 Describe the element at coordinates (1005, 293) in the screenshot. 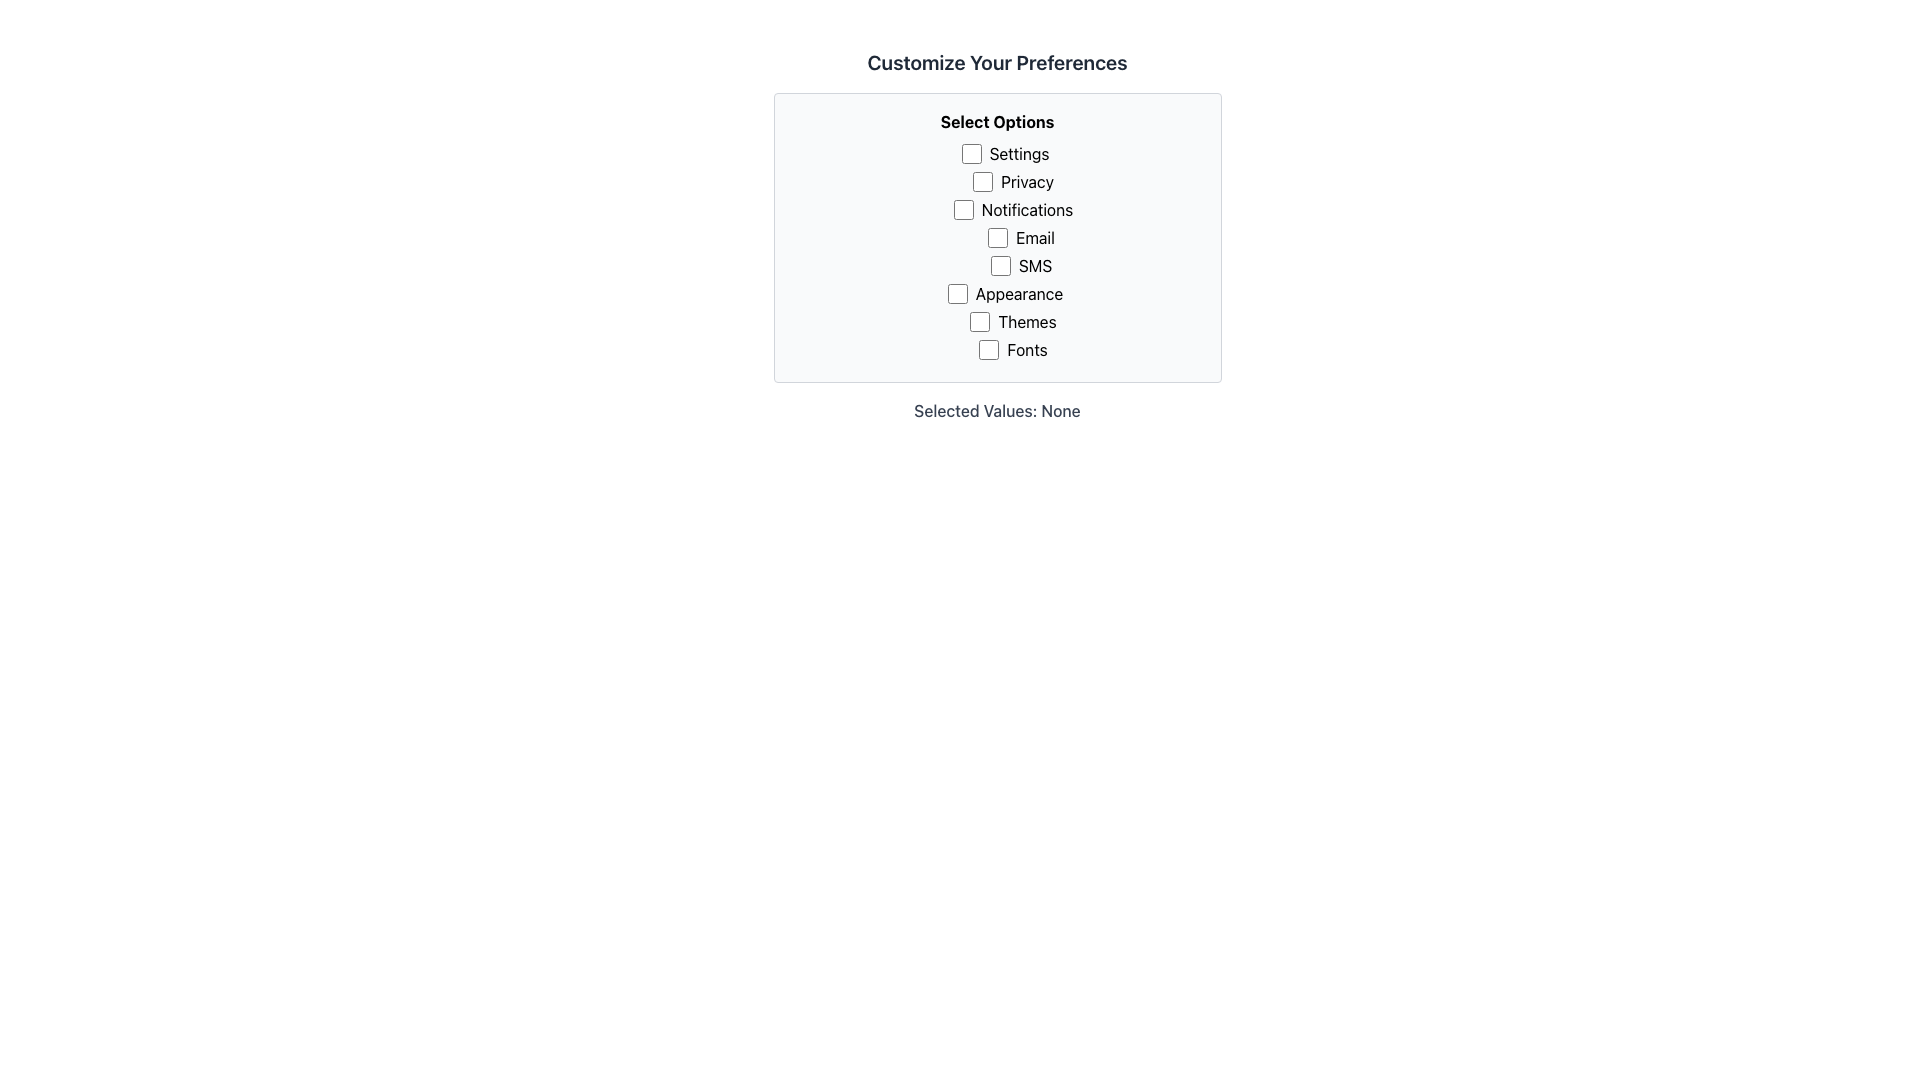

I see `the checkbox labeled 'Appearance' which is the fourth item in the 'Select Options' section under 'Customize Your Preferences'` at that location.